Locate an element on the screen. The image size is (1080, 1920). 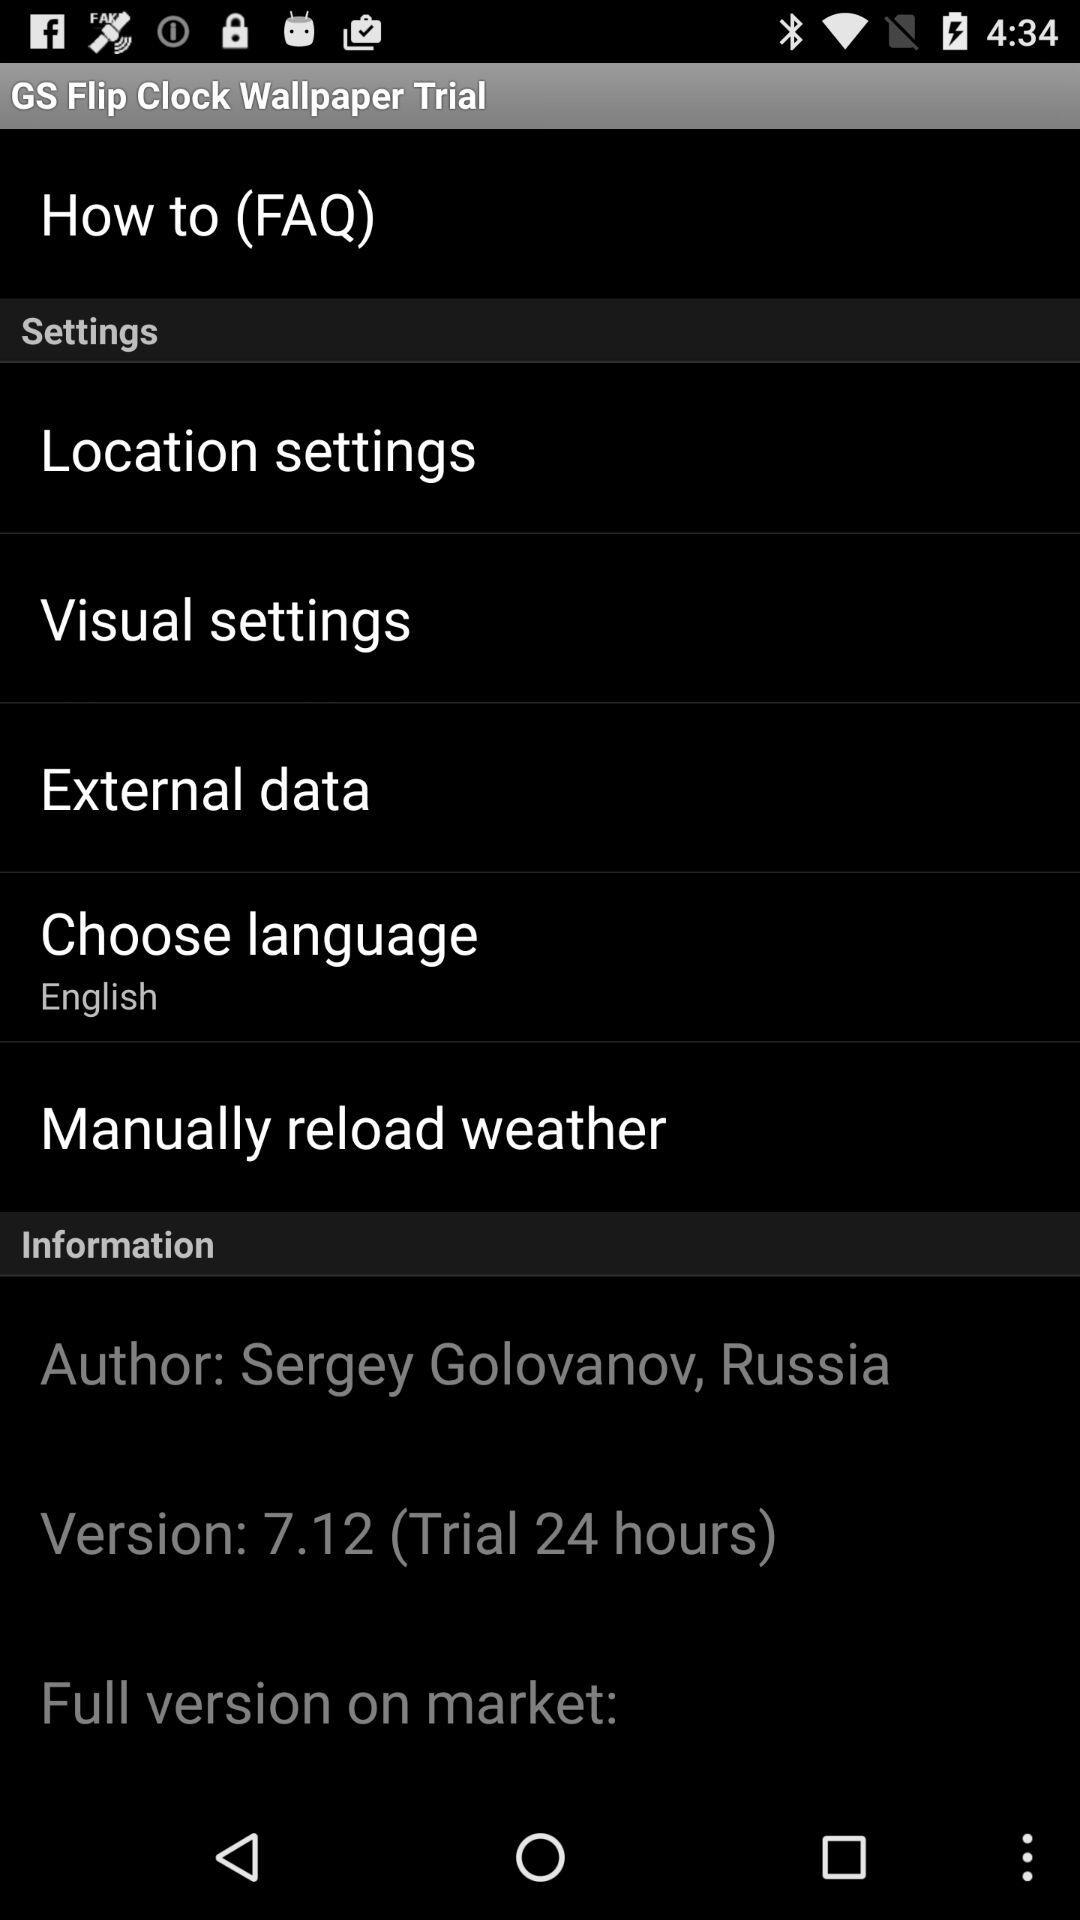
information icon is located at coordinates (540, 1243).